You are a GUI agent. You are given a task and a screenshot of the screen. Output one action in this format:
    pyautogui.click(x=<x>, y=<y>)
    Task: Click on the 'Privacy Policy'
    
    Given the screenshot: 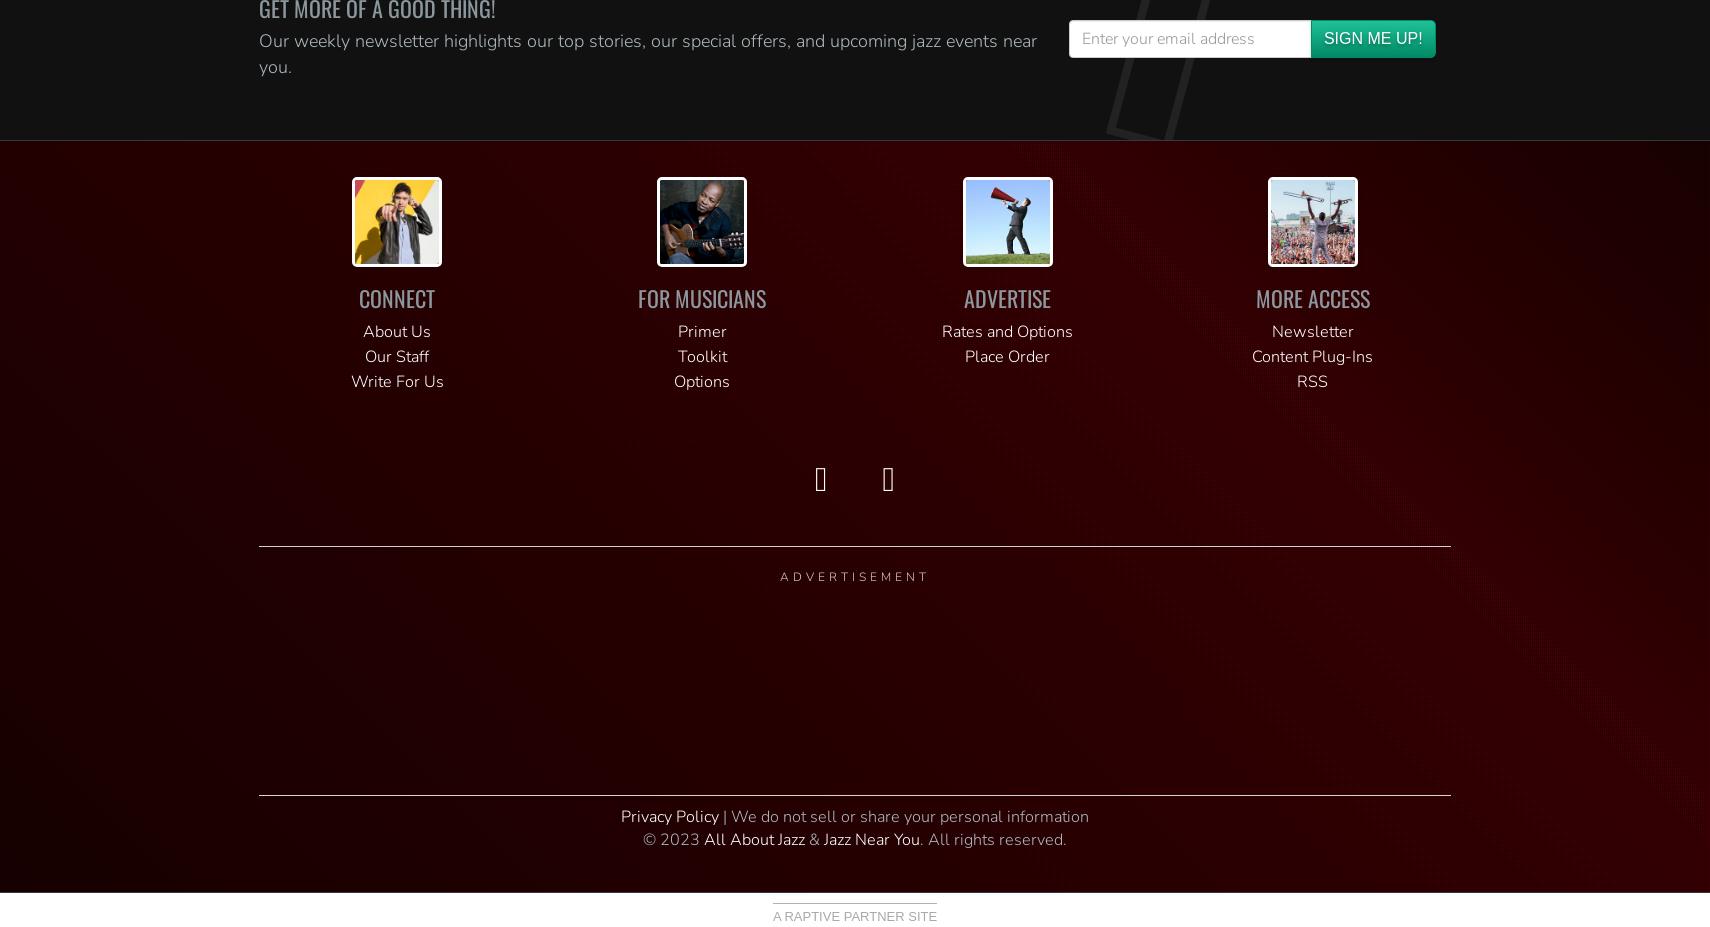 What is the action you would take?
    pyautogui.click(x=669, y=816)
    